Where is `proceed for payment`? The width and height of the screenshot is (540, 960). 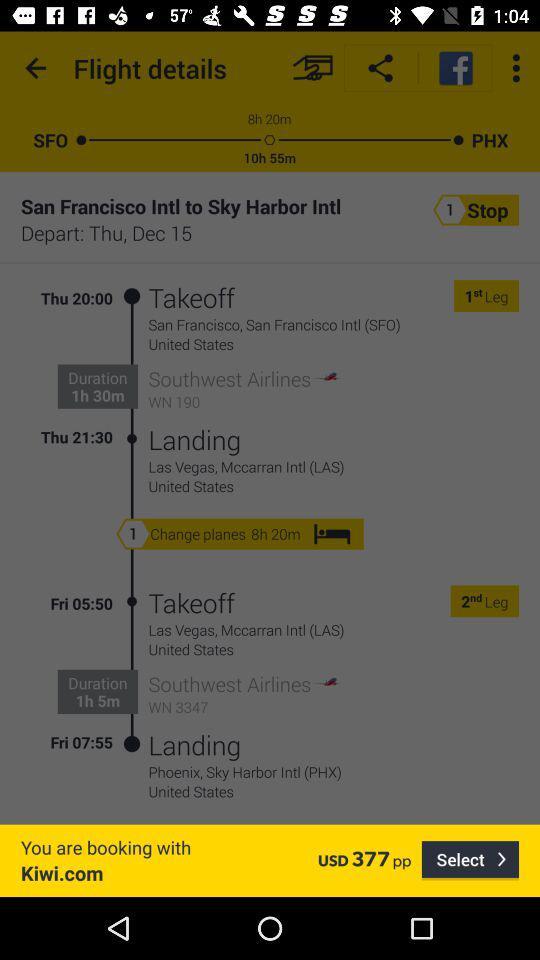 proceed for payment is located at coordinates (312, 68).